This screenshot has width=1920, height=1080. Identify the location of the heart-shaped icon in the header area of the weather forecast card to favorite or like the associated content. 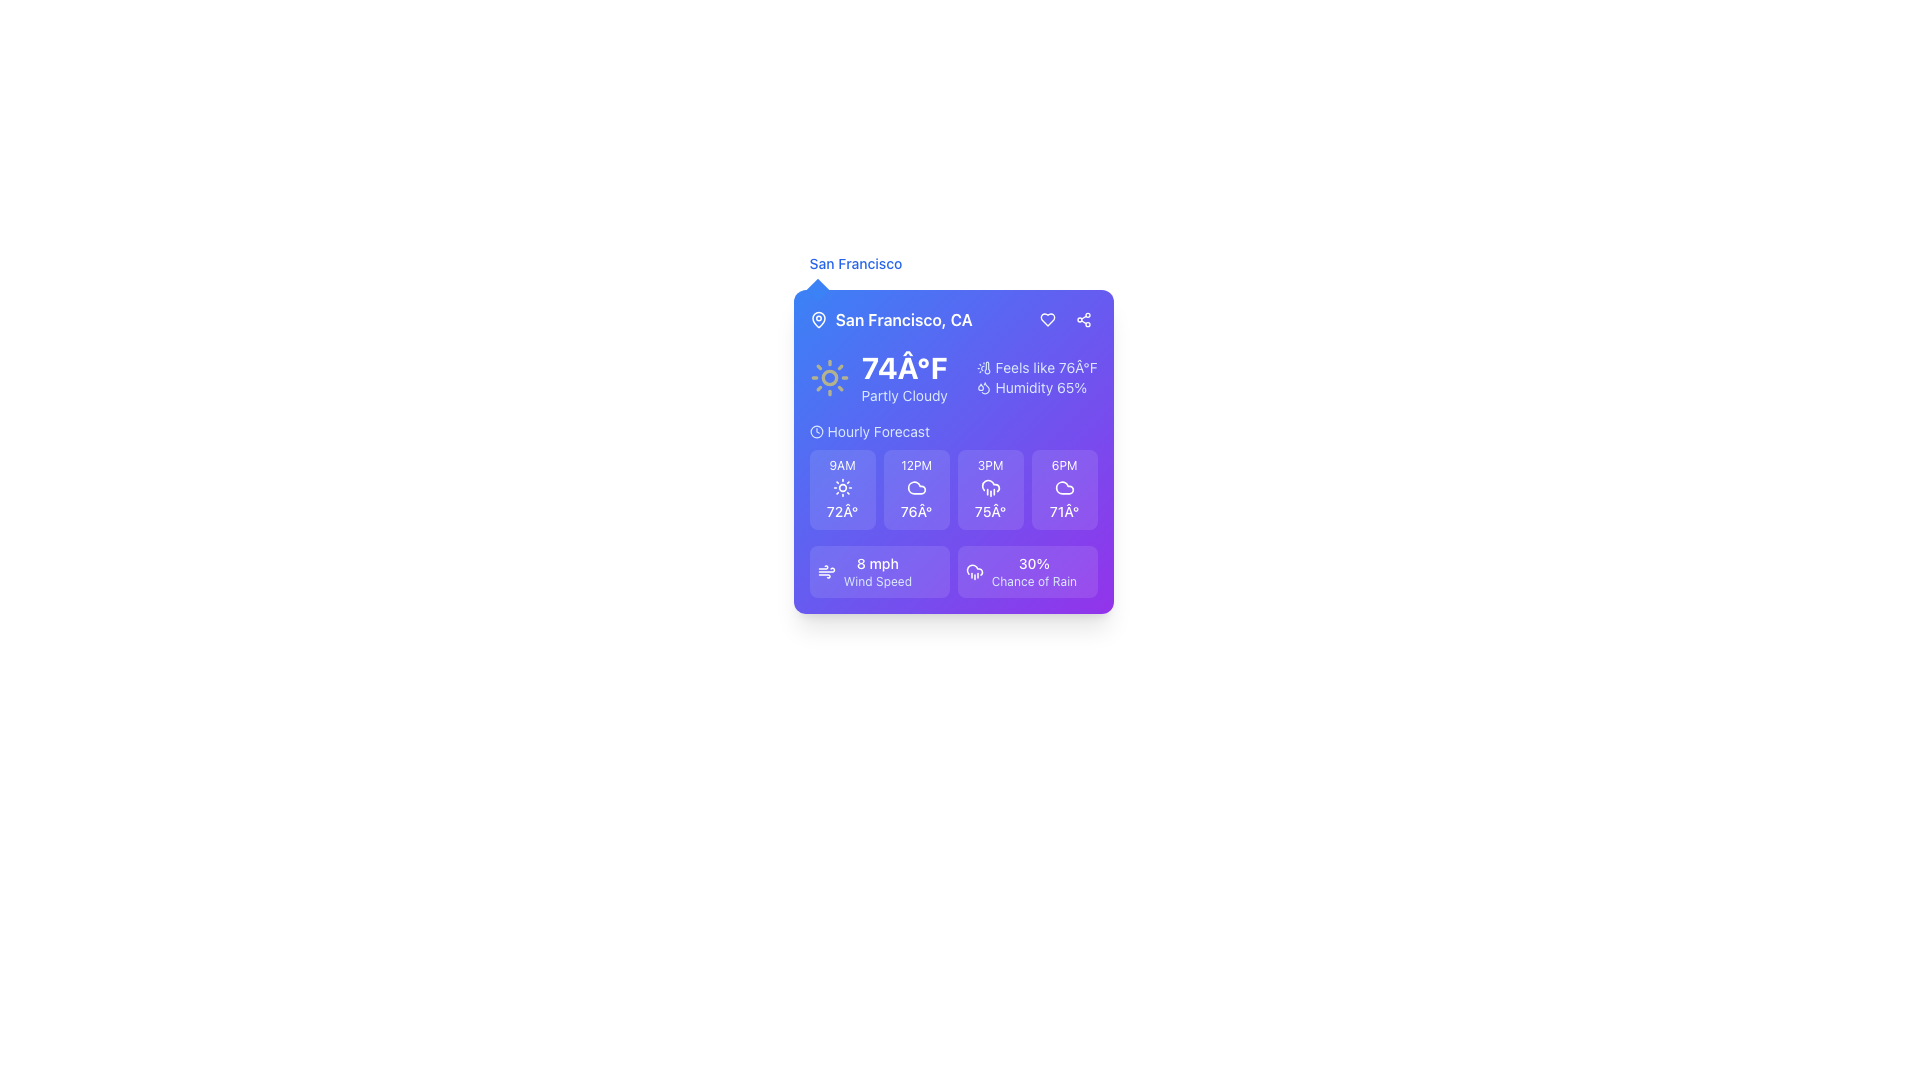
(1046, 319).